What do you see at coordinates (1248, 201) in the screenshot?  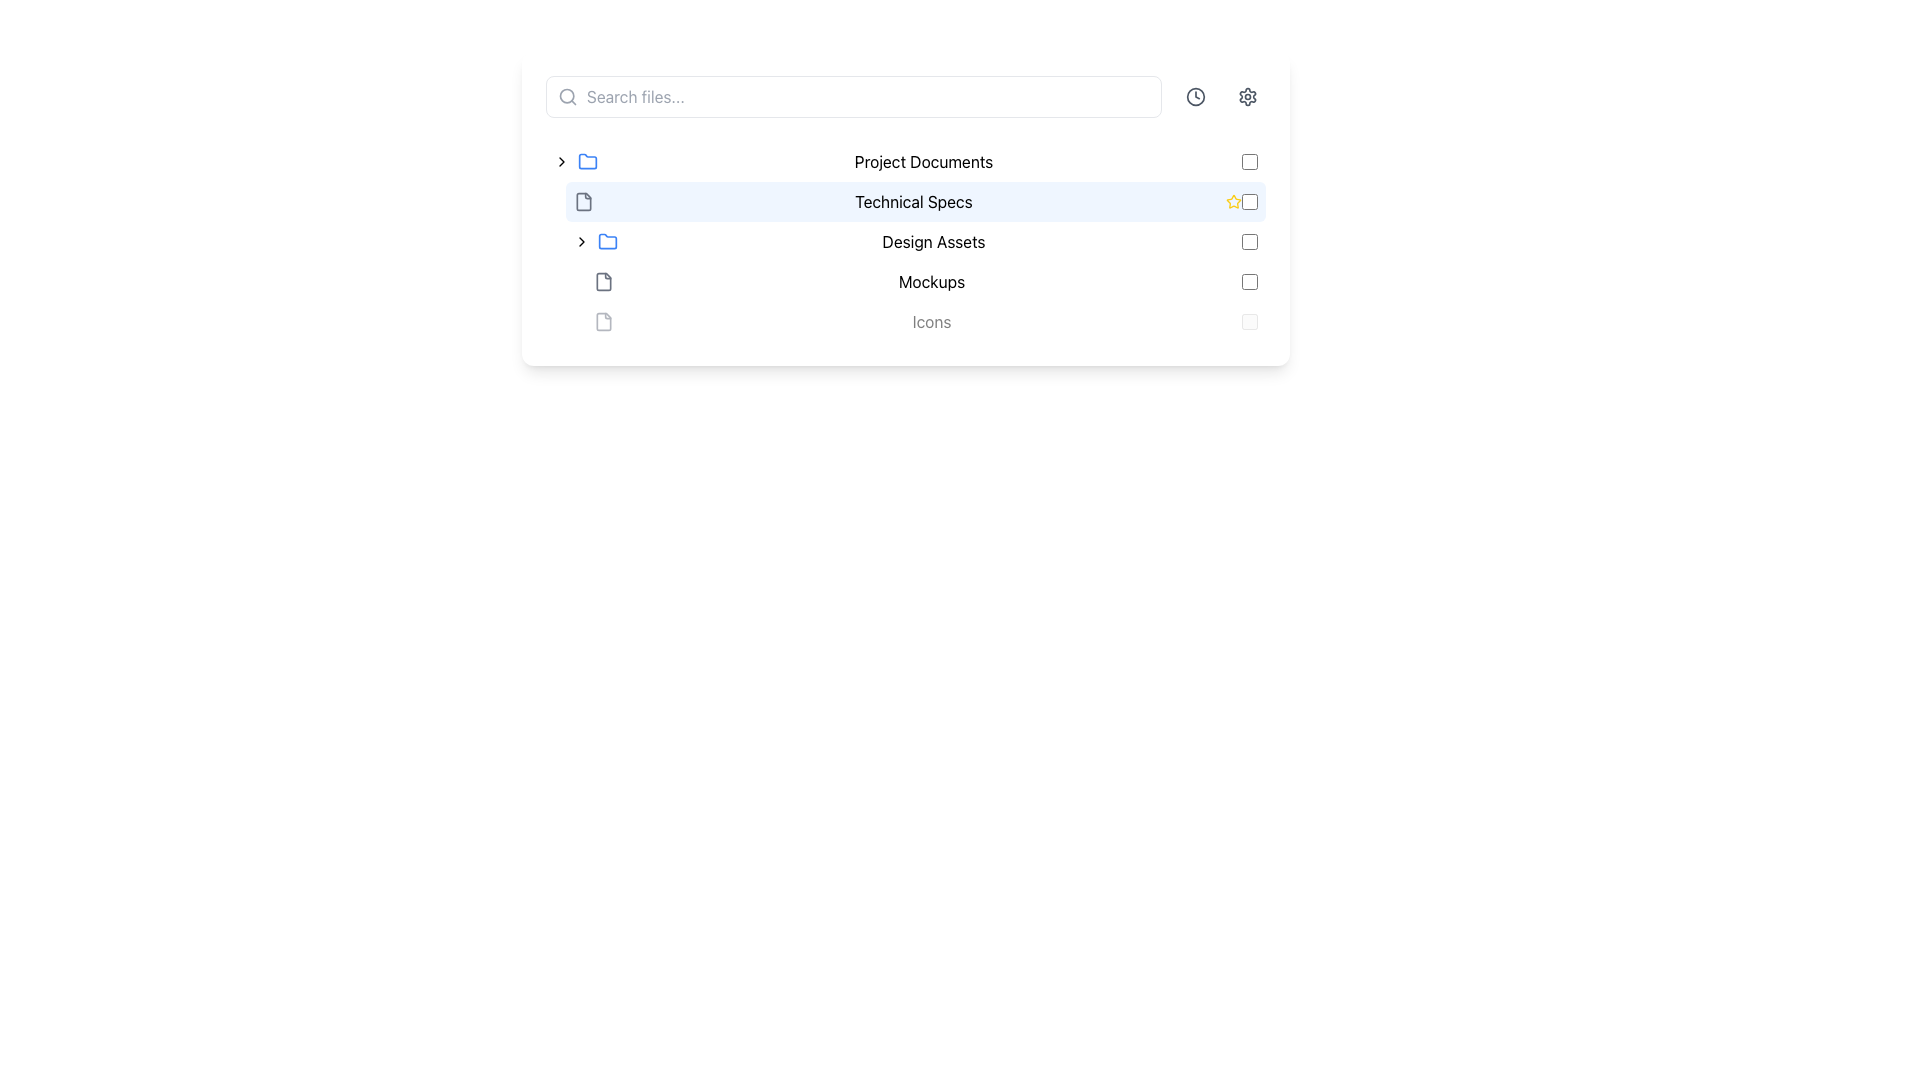 I see `over the checkbox styled as a square icon with rounded corners located in the 'Technical Specs' row` at bounding box center [1248, 201].